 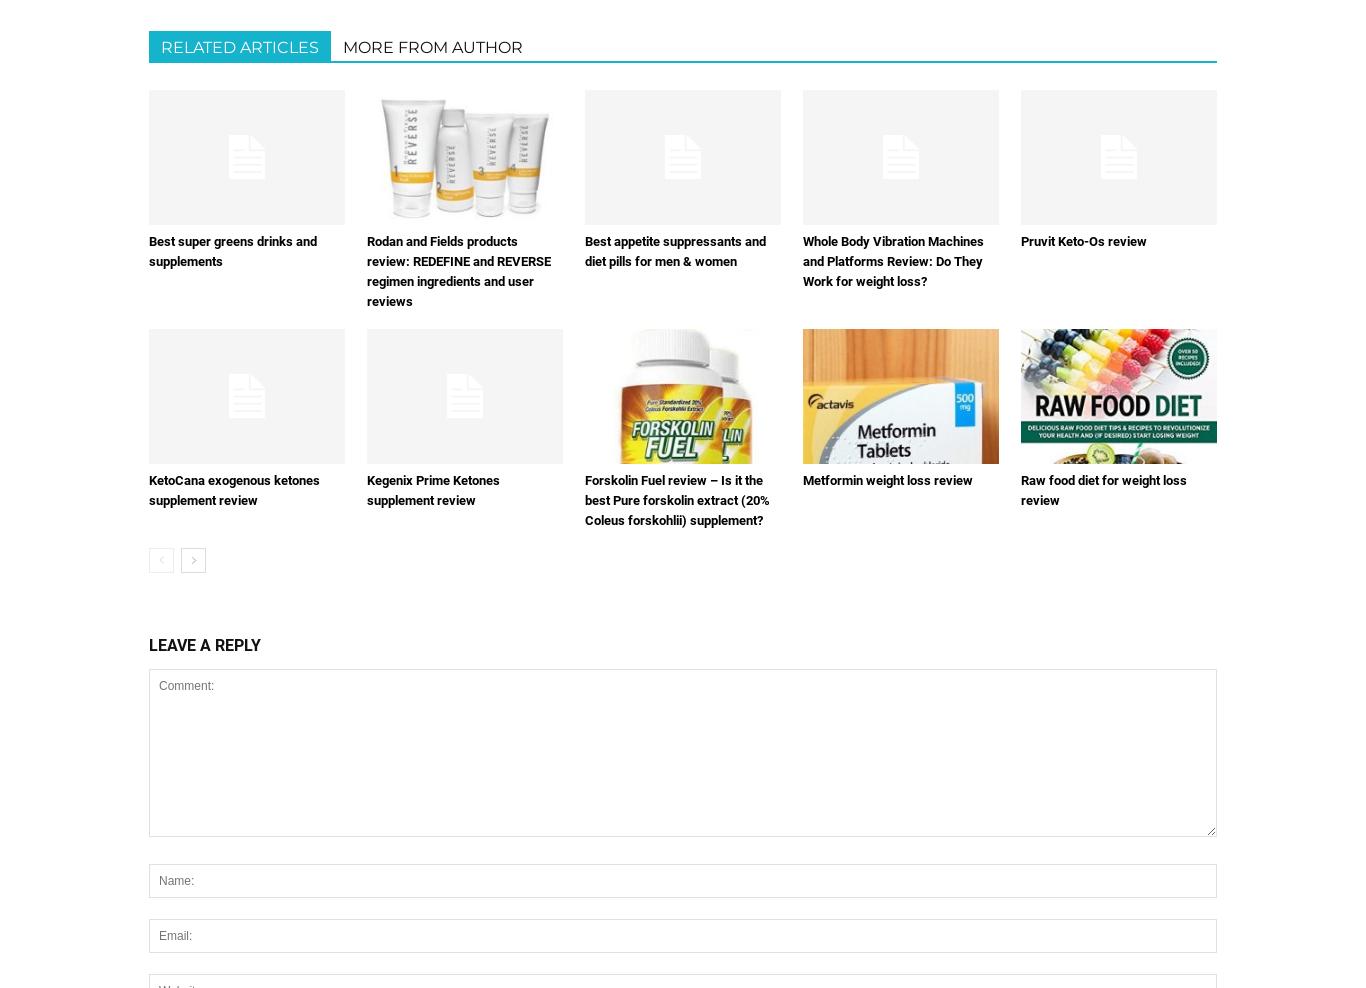 I want to click on 'Raw food diet for weight loss review', so click(x=1103, y=489).